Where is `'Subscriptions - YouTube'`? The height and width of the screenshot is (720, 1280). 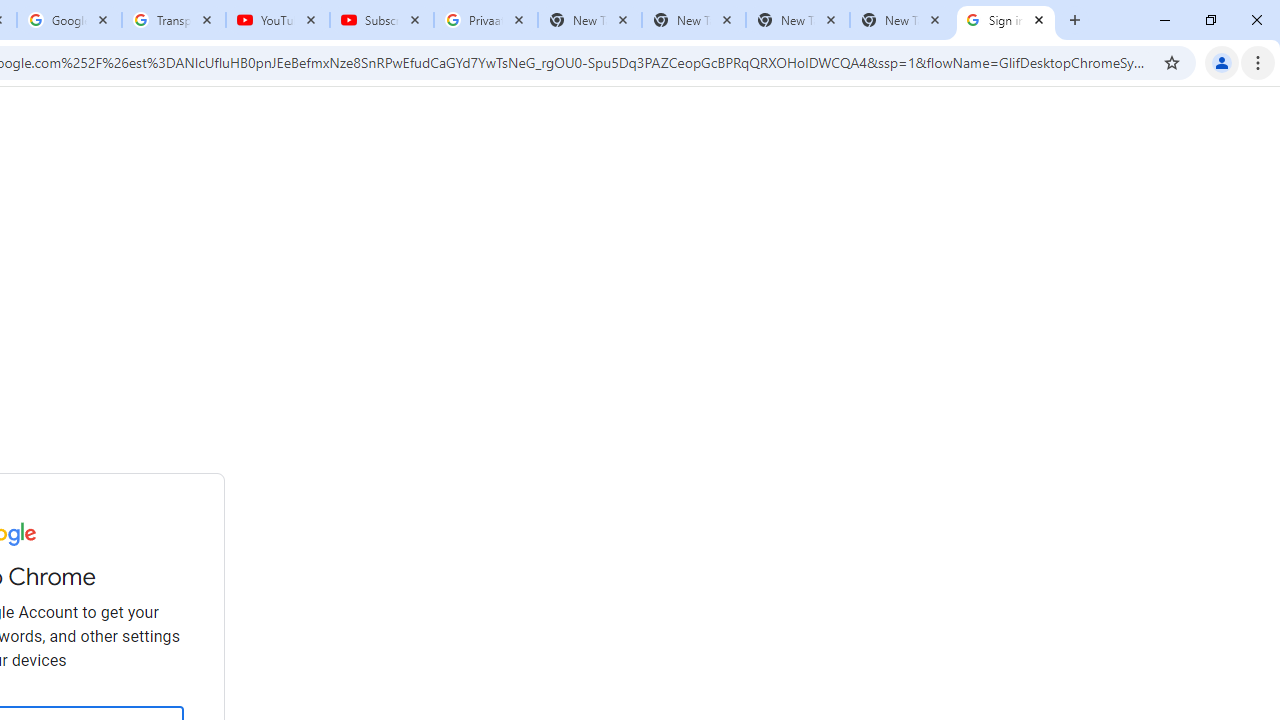
'Subscriptions - YouTube' is located at coordinates (382, 20).